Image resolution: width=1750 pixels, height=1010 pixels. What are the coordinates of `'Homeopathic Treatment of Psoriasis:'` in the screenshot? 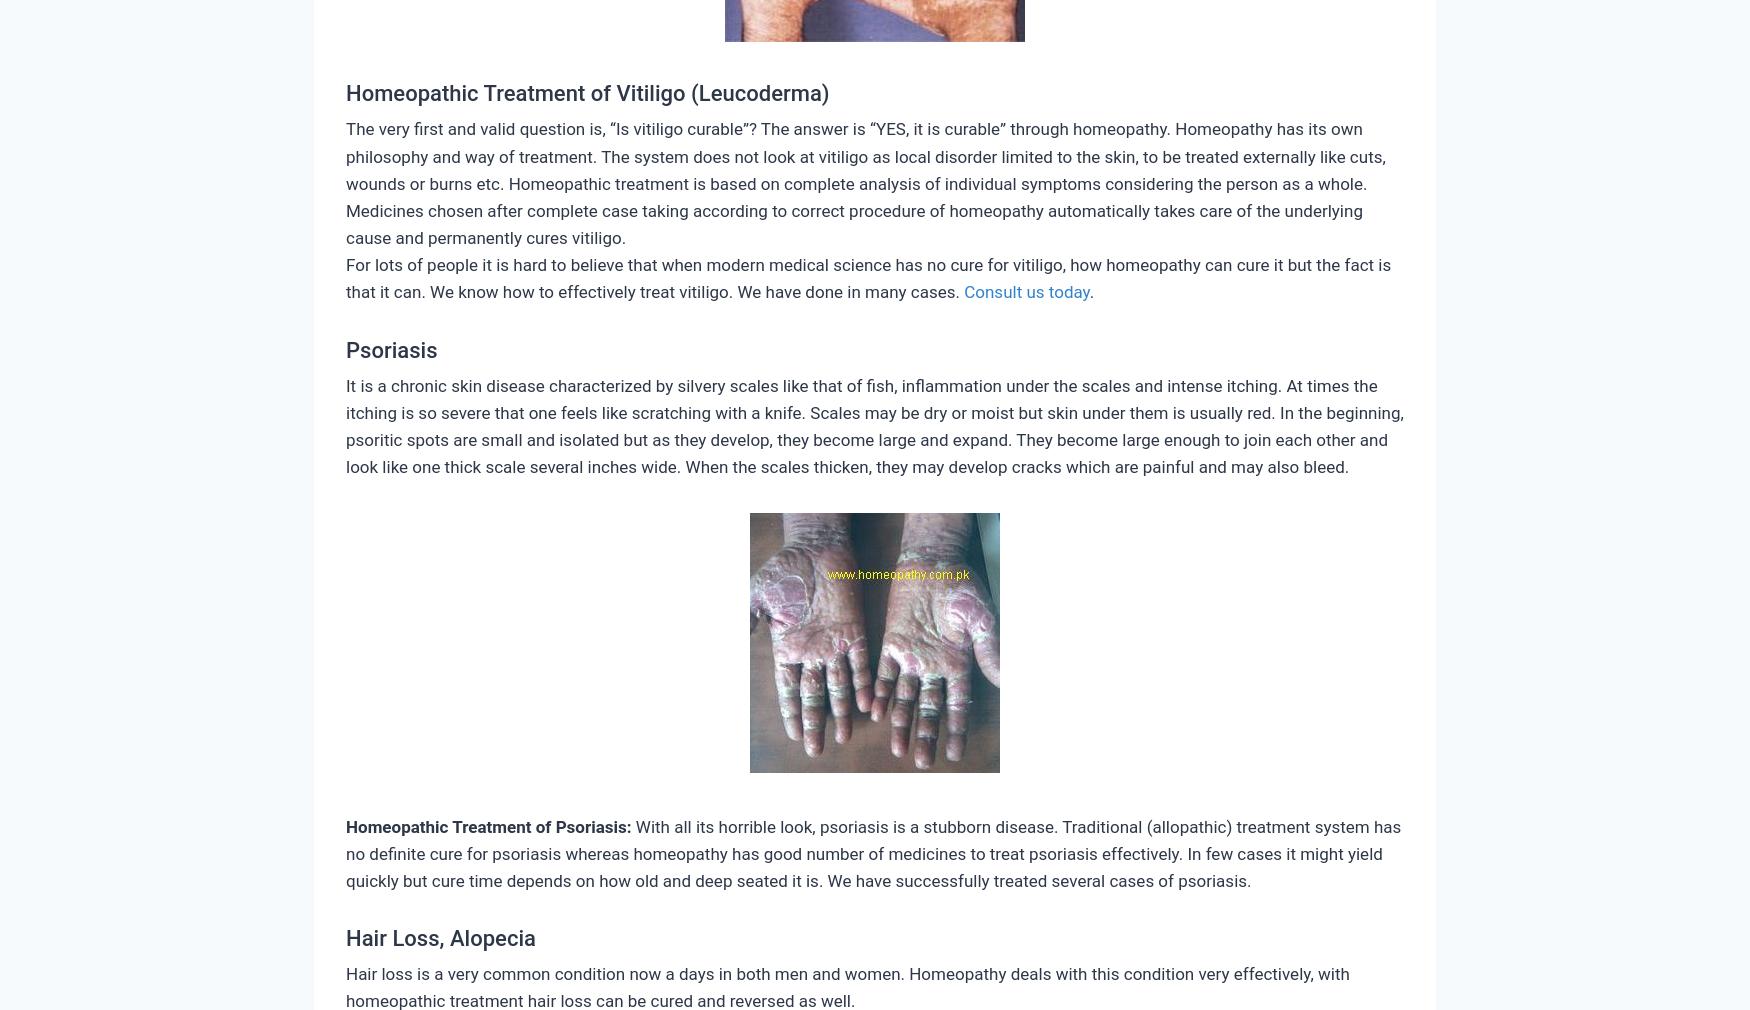 It's located at (488, 825).